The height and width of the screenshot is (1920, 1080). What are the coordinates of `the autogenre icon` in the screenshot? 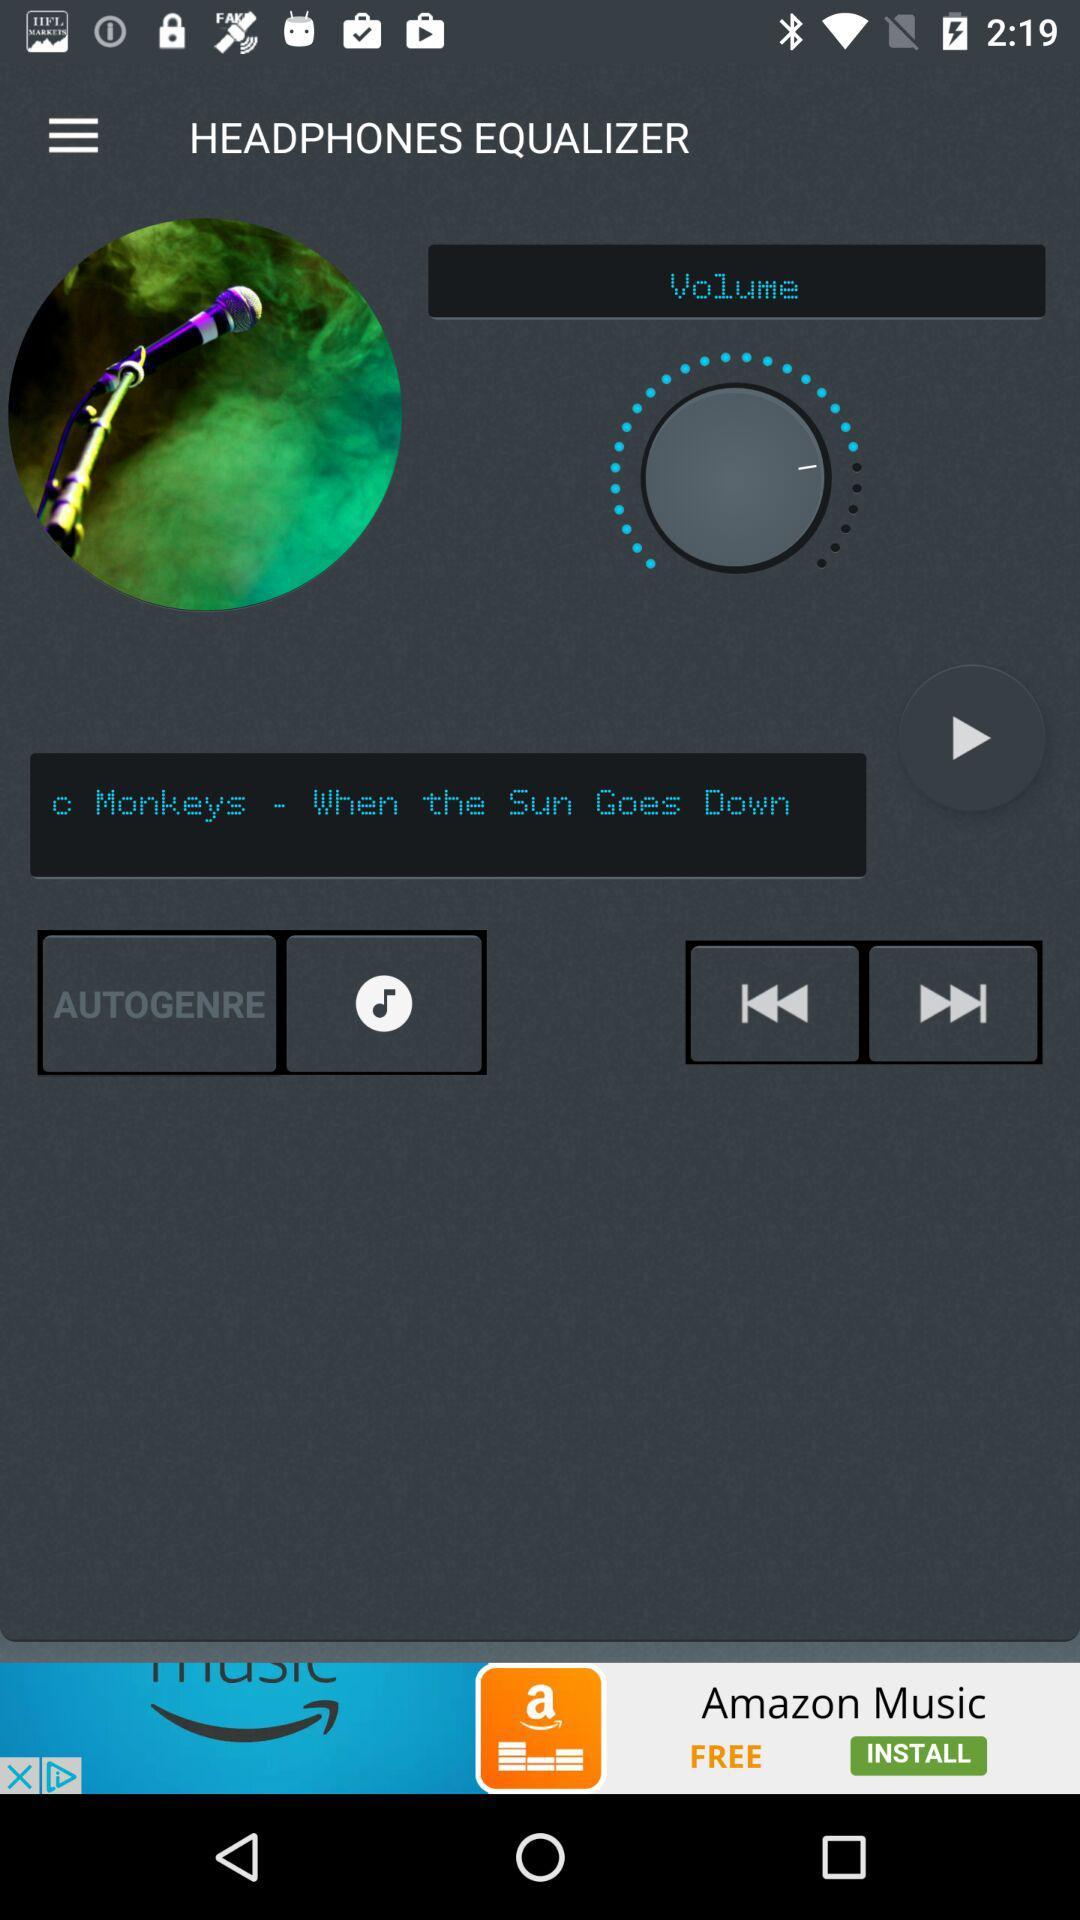 It's located at (158, 1003).